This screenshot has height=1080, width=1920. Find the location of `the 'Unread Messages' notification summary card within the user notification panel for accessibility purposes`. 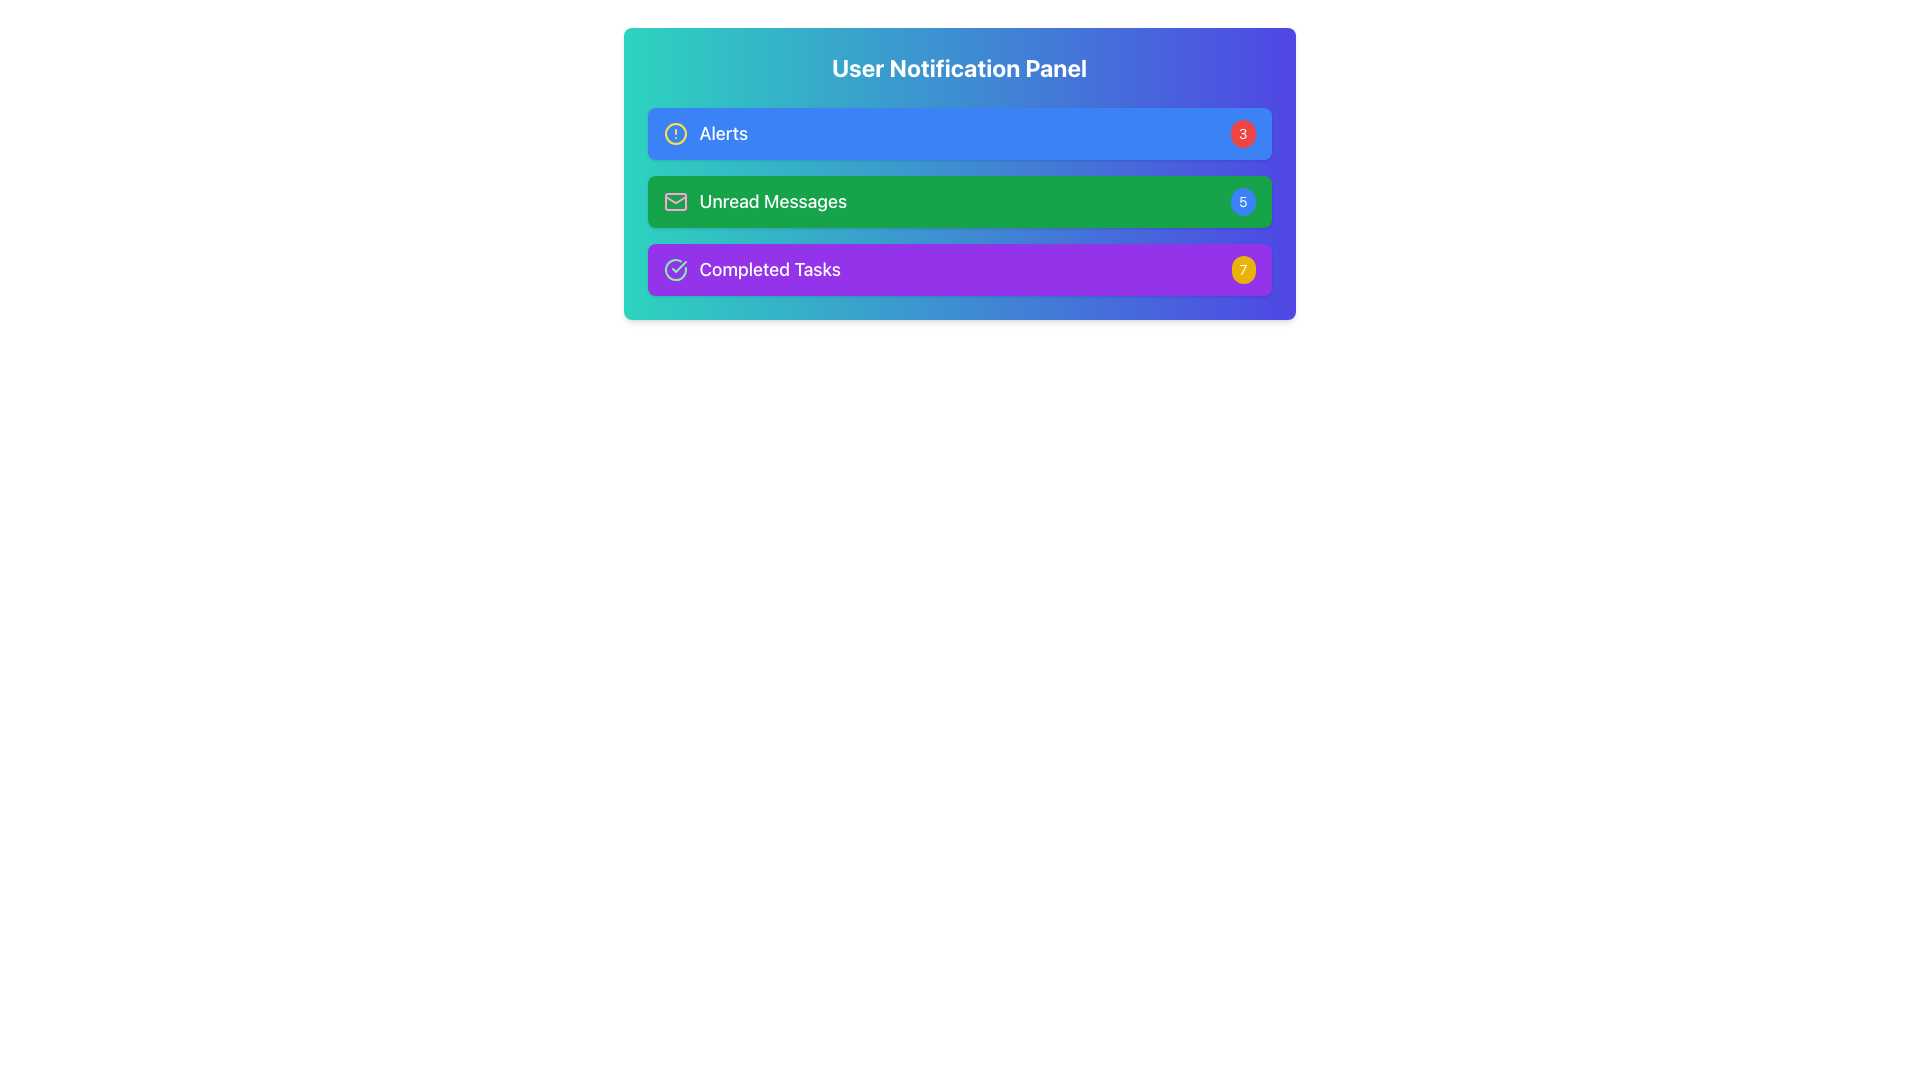

the 'Unread Messages' notification summary card within the user notification panel for accessibility purposes is located at coordinates (958, 201).